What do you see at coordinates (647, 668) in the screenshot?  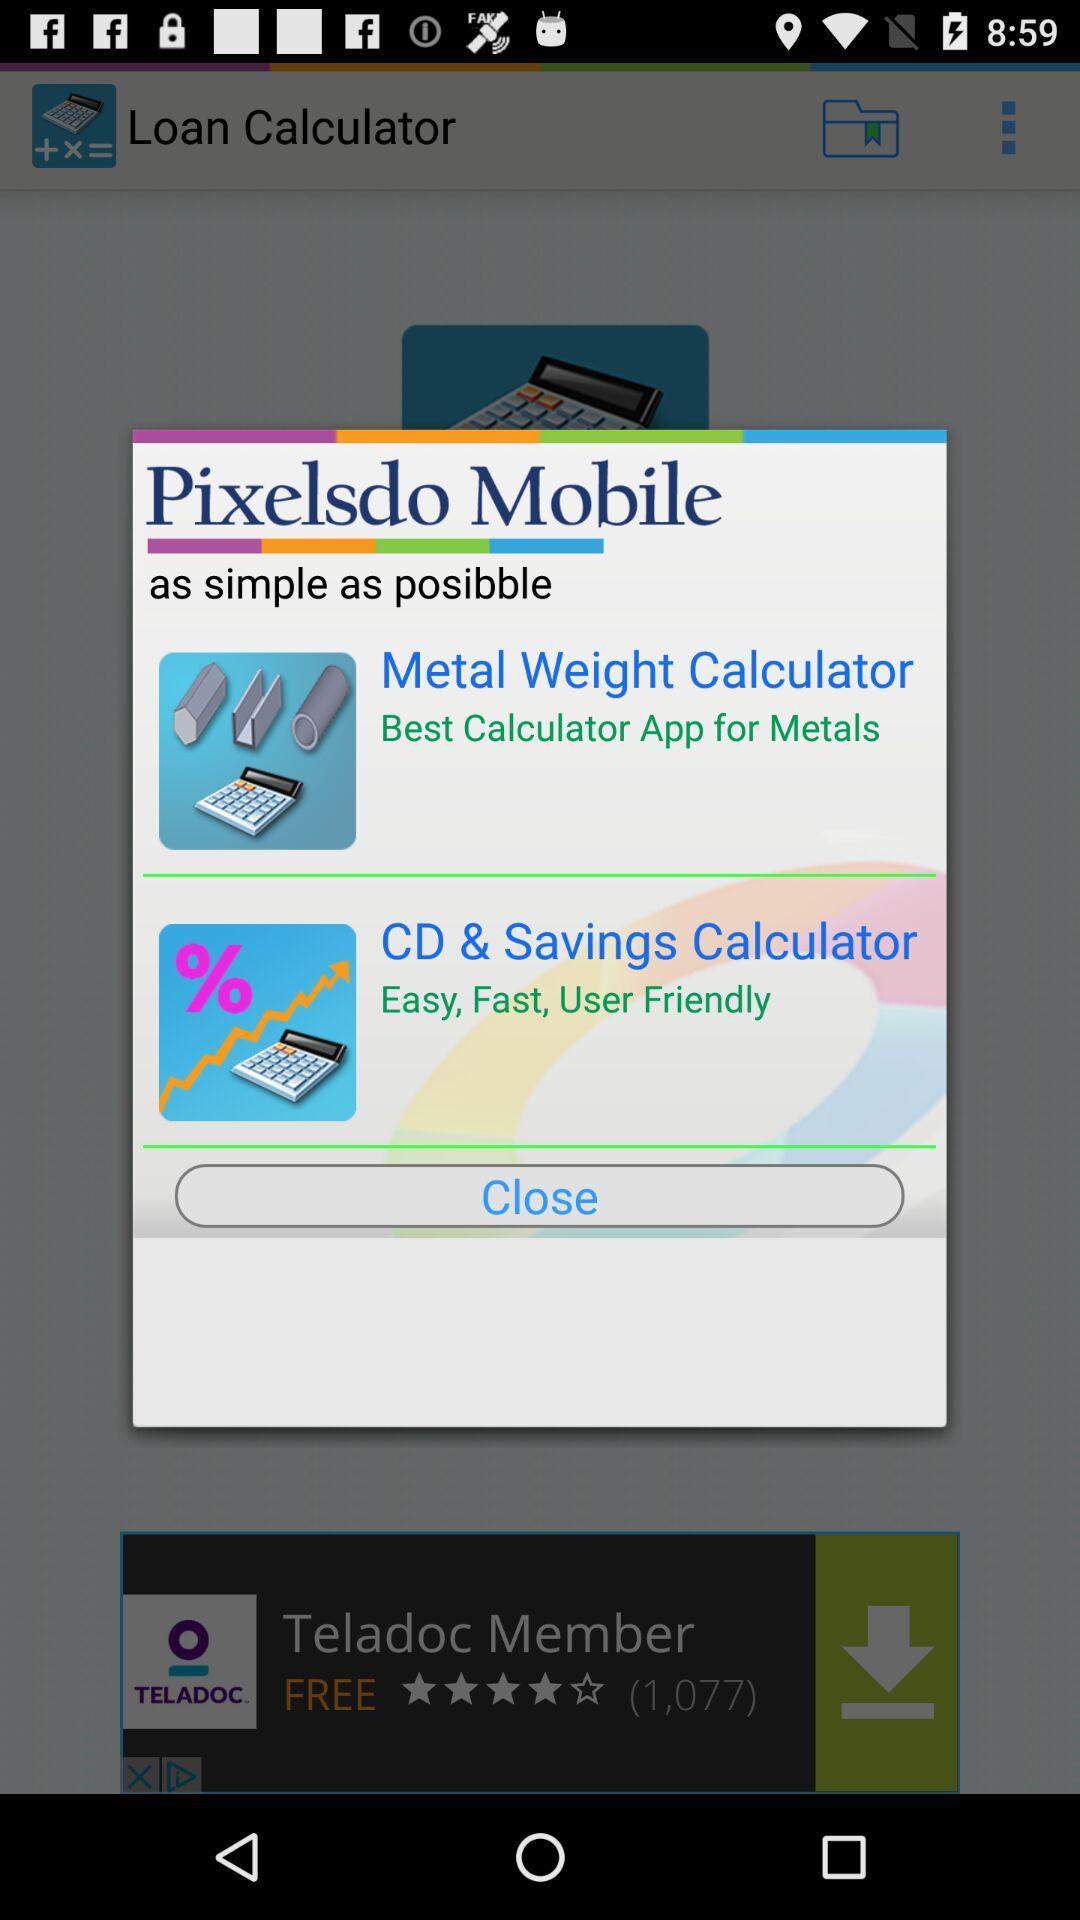 I see `icon below as simple as app` at bounding box center [647, 668].